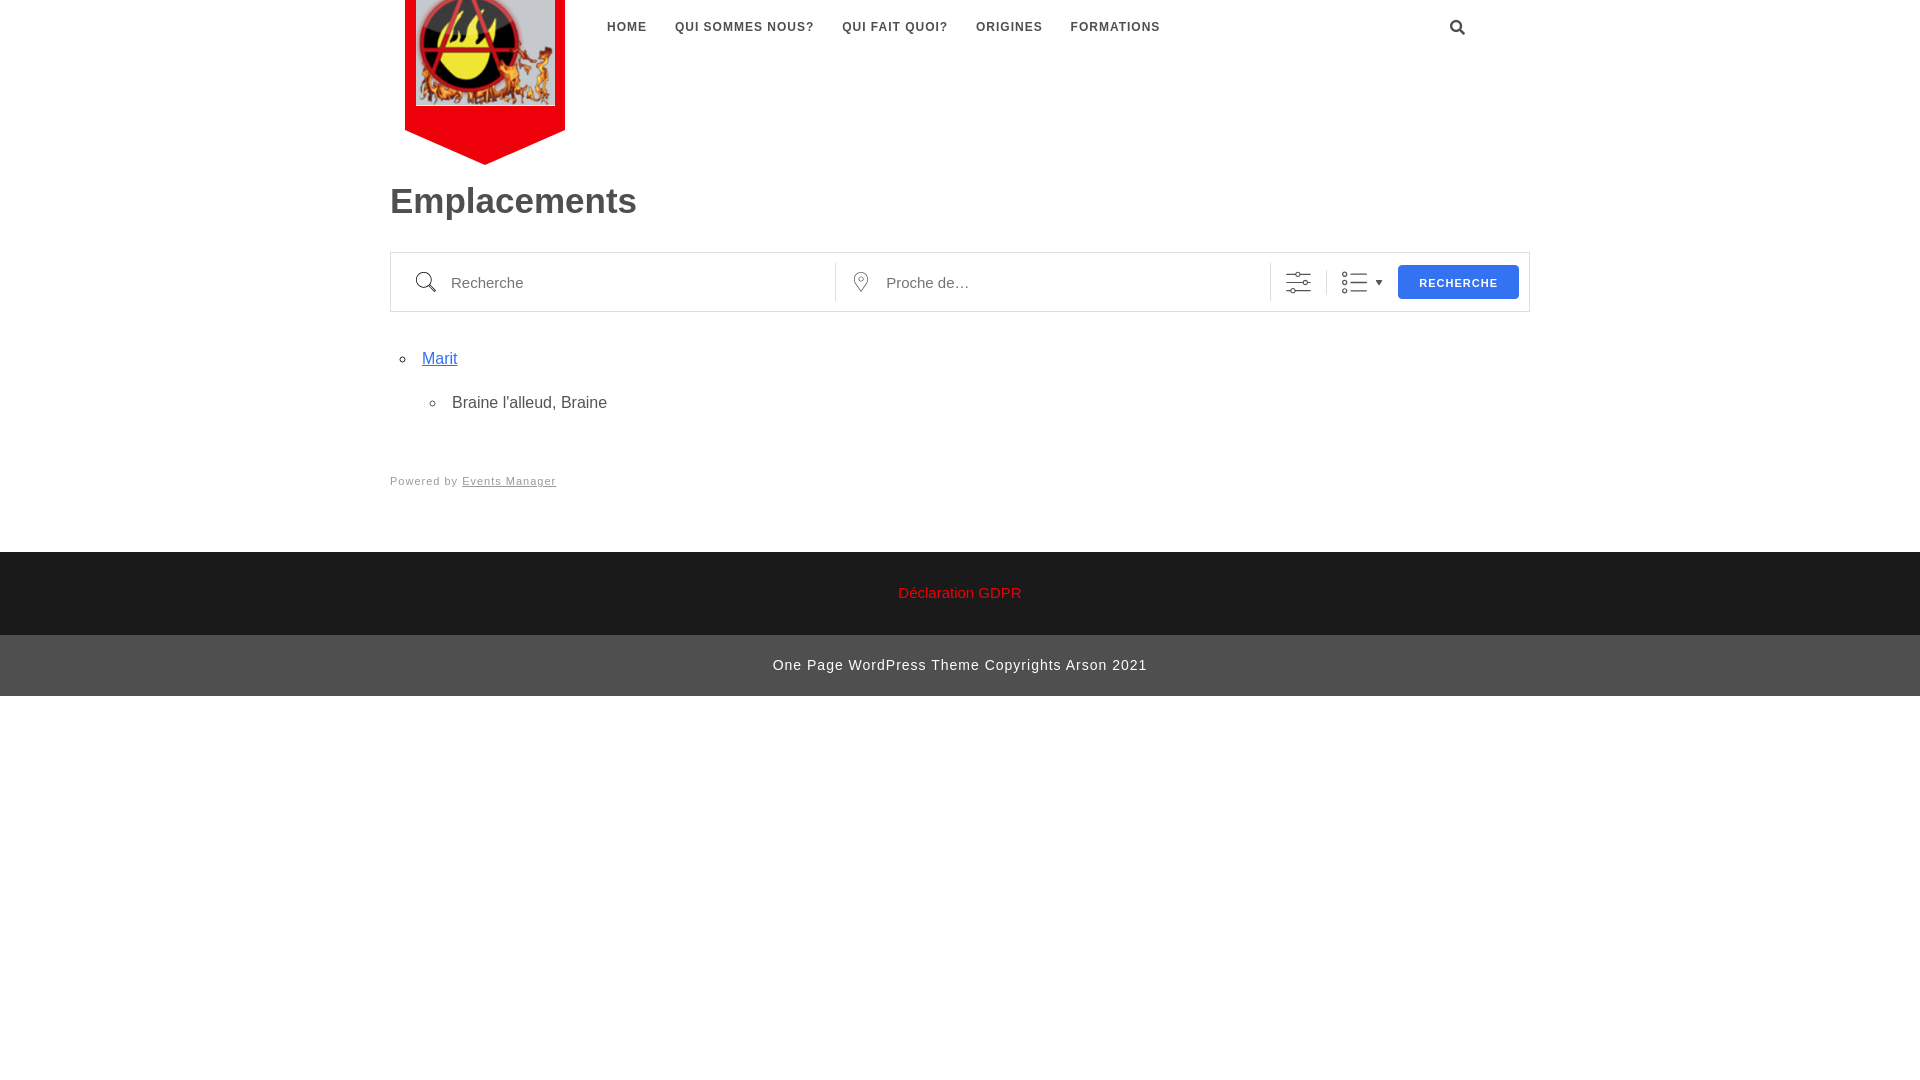  What do you see at coordinates (439, 357) in the screenshot?
I see `'Marit'` at bounding box center [439, 357].